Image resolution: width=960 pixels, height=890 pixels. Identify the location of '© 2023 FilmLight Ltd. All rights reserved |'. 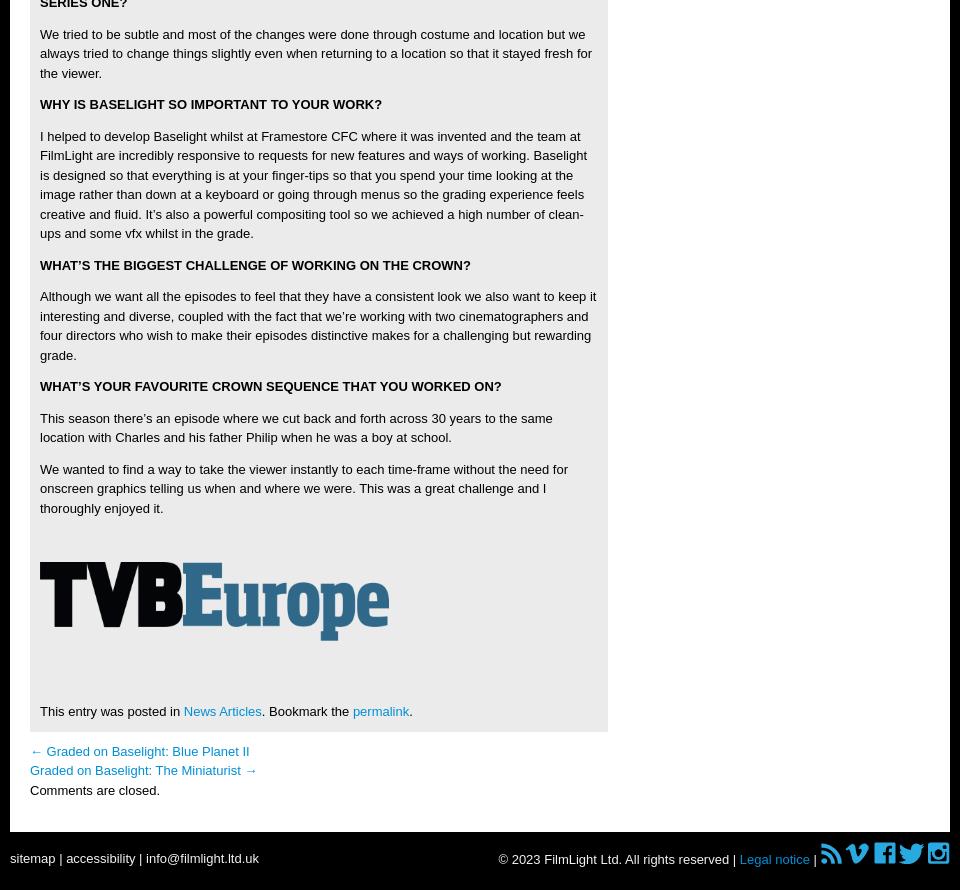
(617, 858).